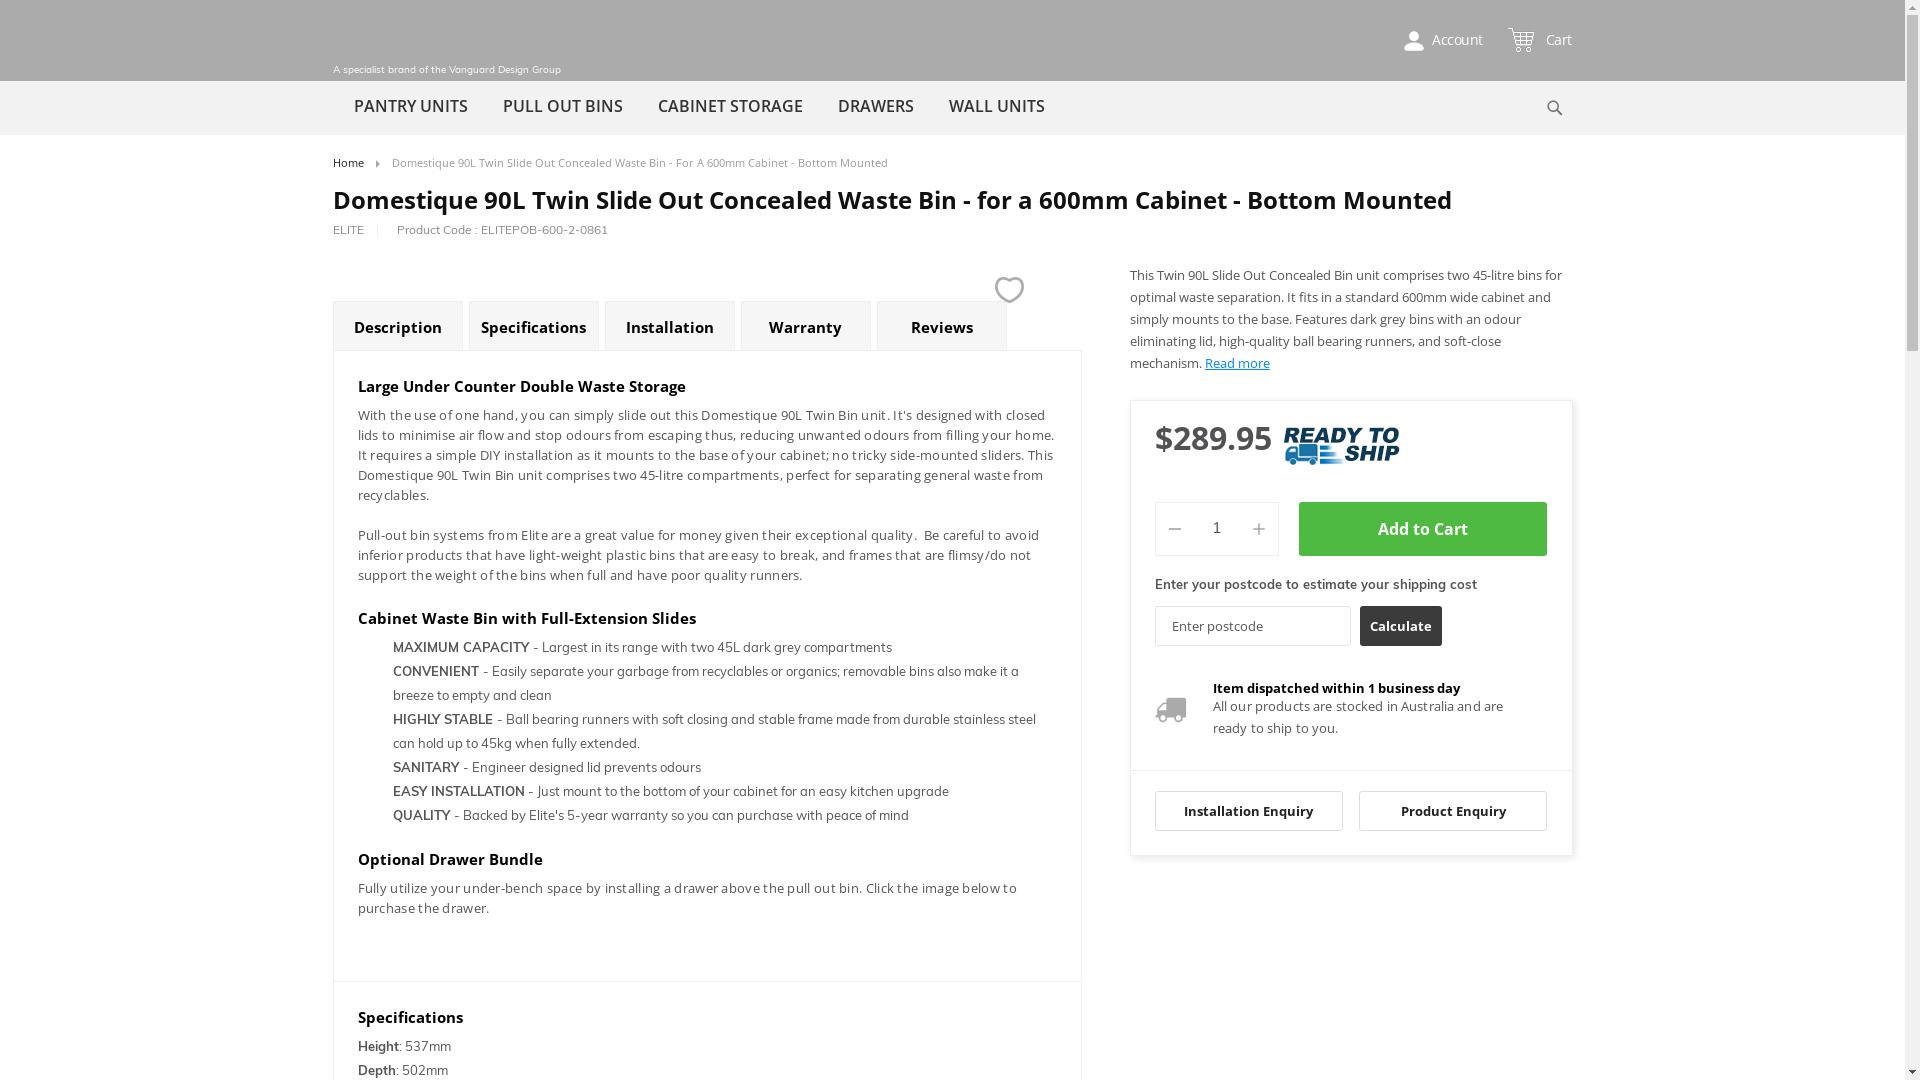  What do you see at coordinates (1236, 362) in the screenshot?
I see `'Read more'` at bounding box center [1236, 362].